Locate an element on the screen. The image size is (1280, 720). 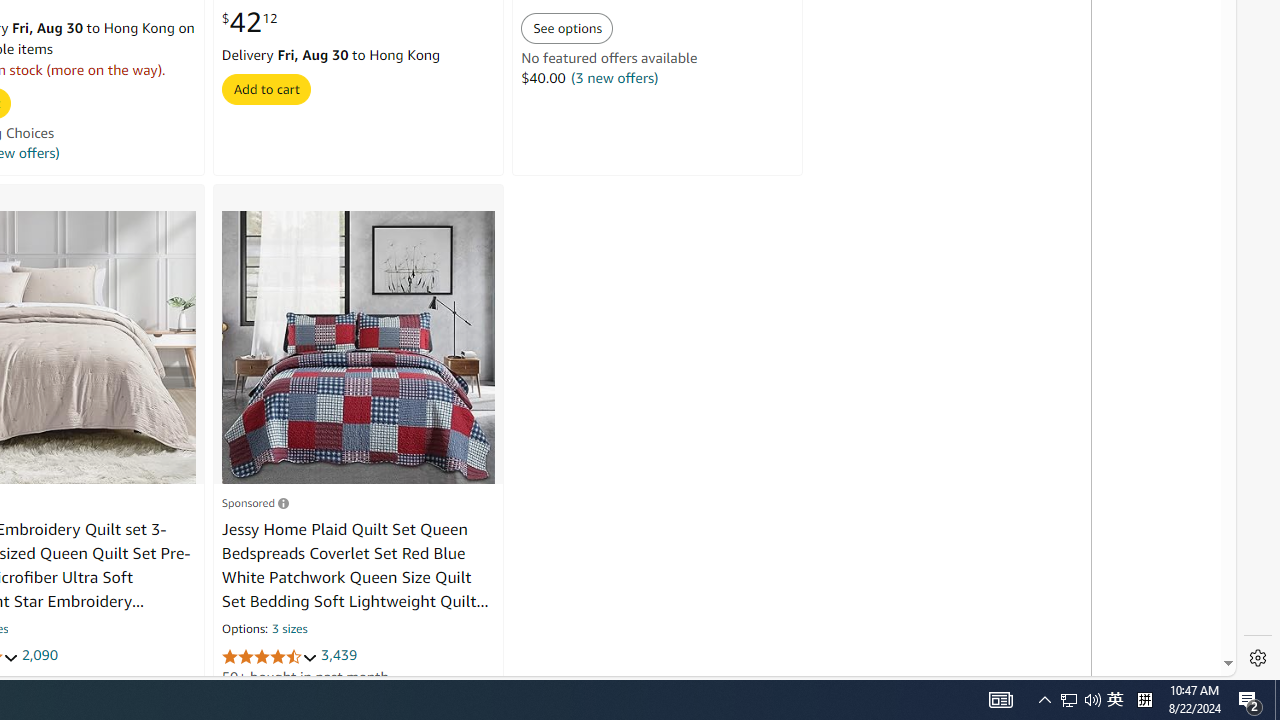
'4.4 out of 5 stars' is located at coordinates (268, 656).